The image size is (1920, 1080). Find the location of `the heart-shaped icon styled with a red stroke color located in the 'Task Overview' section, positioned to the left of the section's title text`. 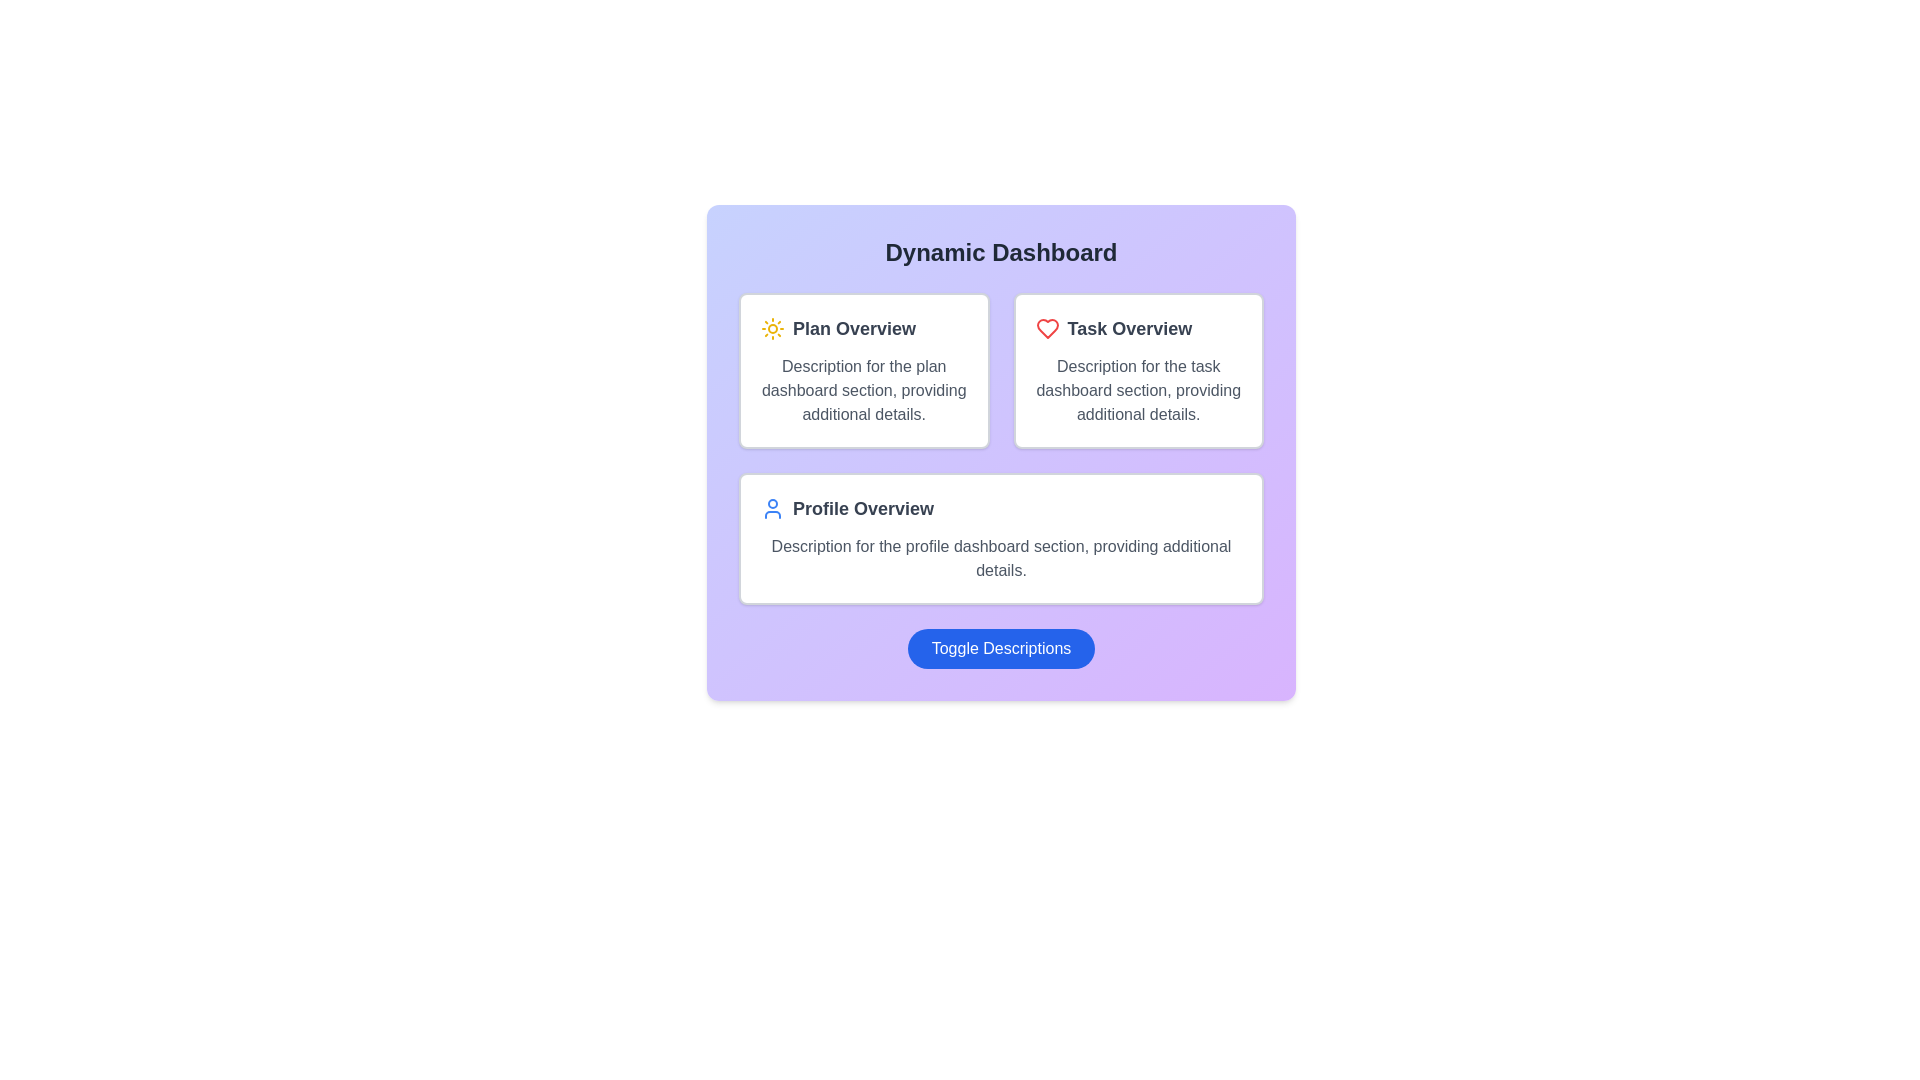

the heart-shaped icon styled with a red stroke color located in the 'Task Overview' section, positioned to the left of the section's title text is located at coordinates (1046, 327).